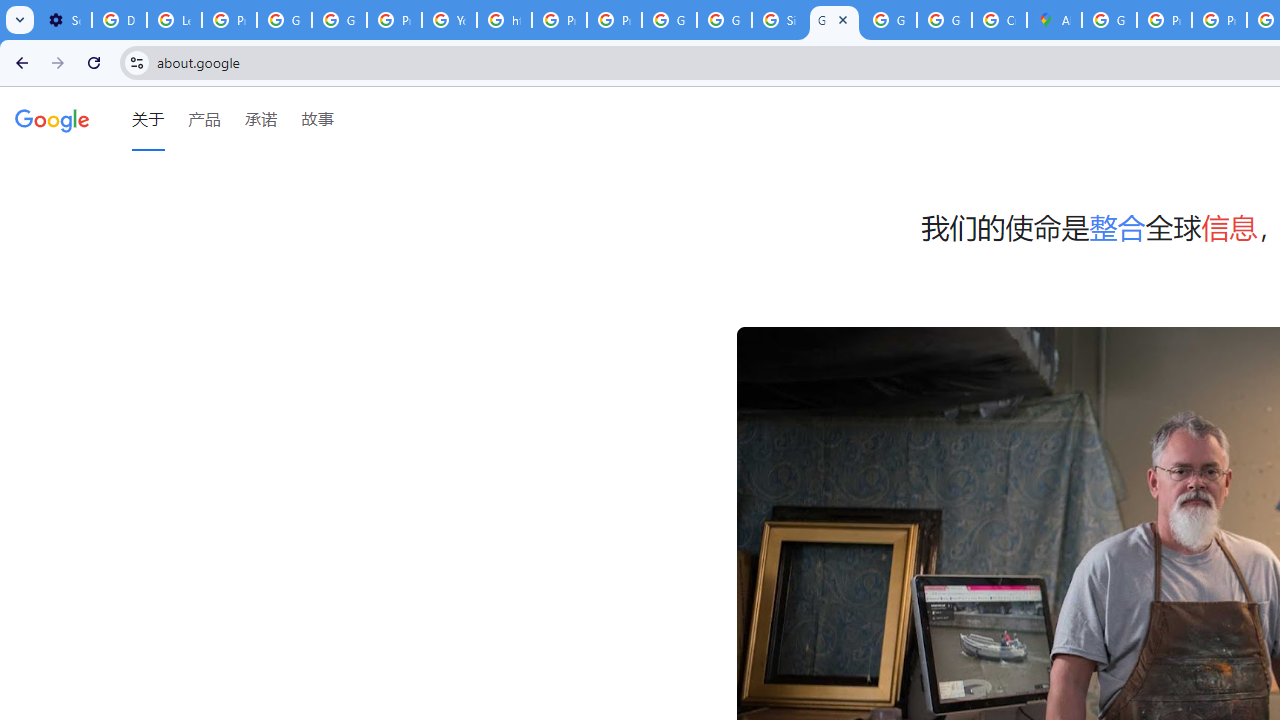 The width and height of the screenshot is (1280, 720). Describe the element at coordinates (283, 20) in the screenshot. I see `'Google Account Help'` at that location.